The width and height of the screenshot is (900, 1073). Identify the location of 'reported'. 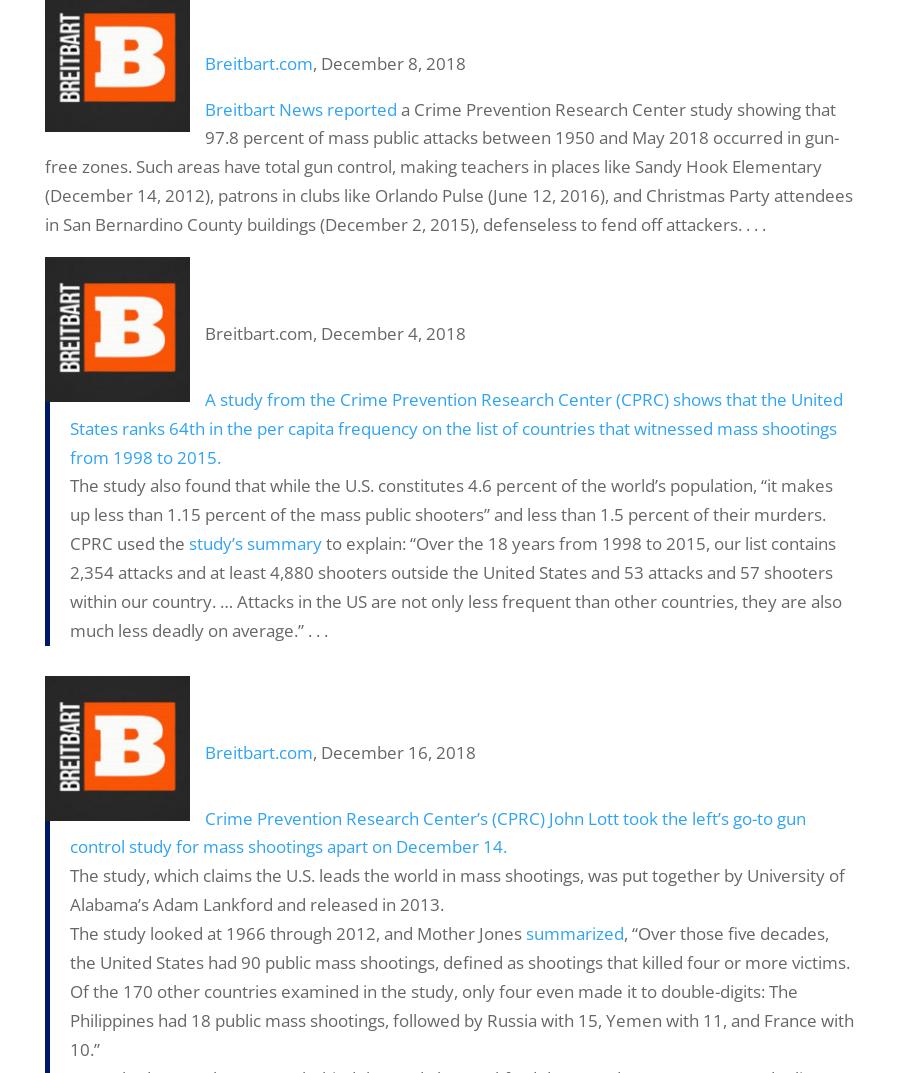
(361, 108).